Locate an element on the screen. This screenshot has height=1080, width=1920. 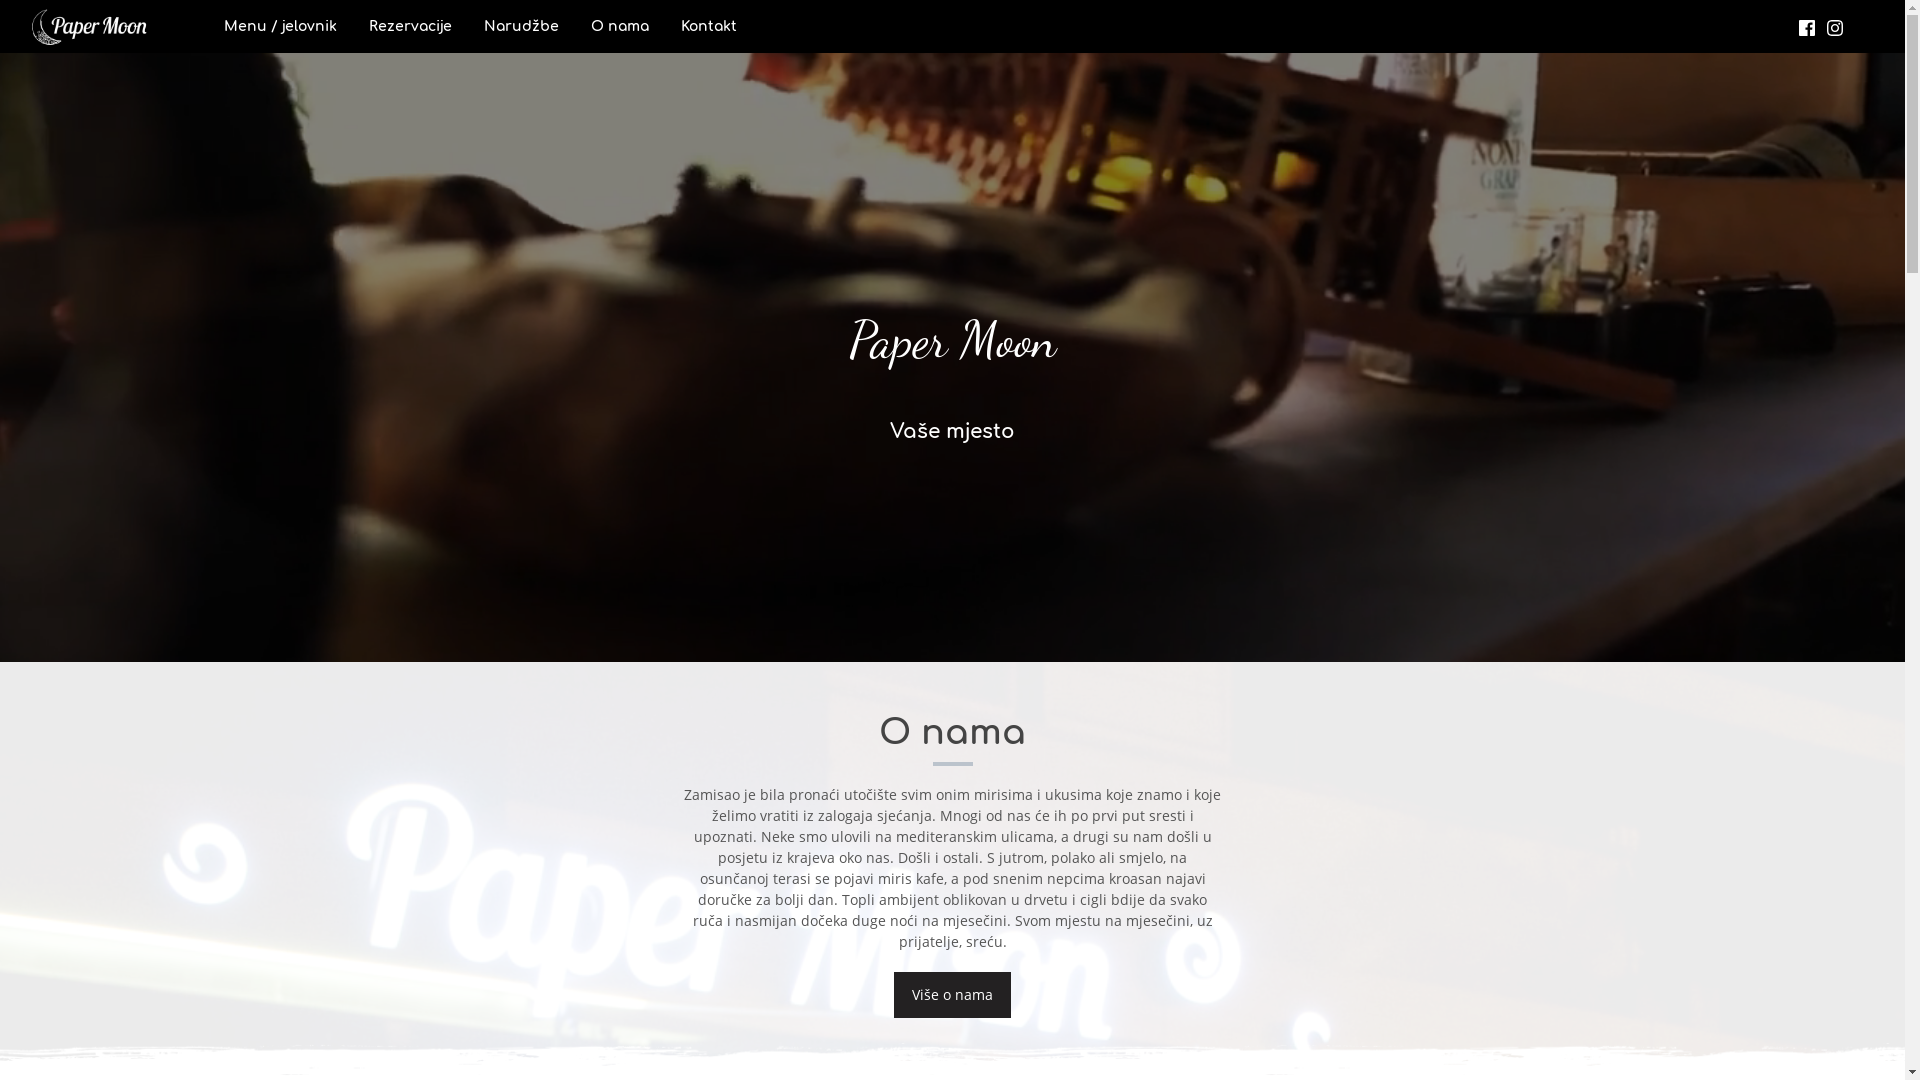
'Rezervacije' is located at coordinates (409, 26).